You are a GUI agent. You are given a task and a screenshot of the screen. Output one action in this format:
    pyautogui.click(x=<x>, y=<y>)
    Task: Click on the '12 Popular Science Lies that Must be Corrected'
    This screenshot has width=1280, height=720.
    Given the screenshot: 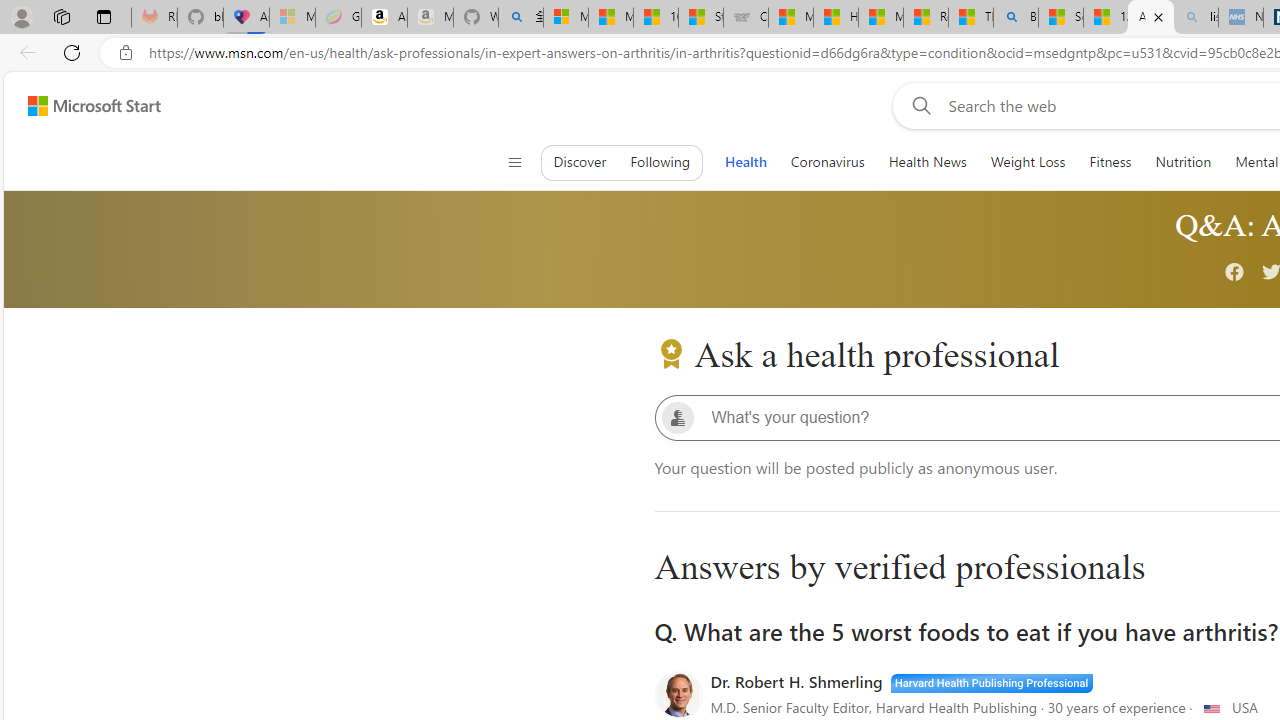 What is the action you would take?
    pyautogui.click(x=1104, y=17)
    